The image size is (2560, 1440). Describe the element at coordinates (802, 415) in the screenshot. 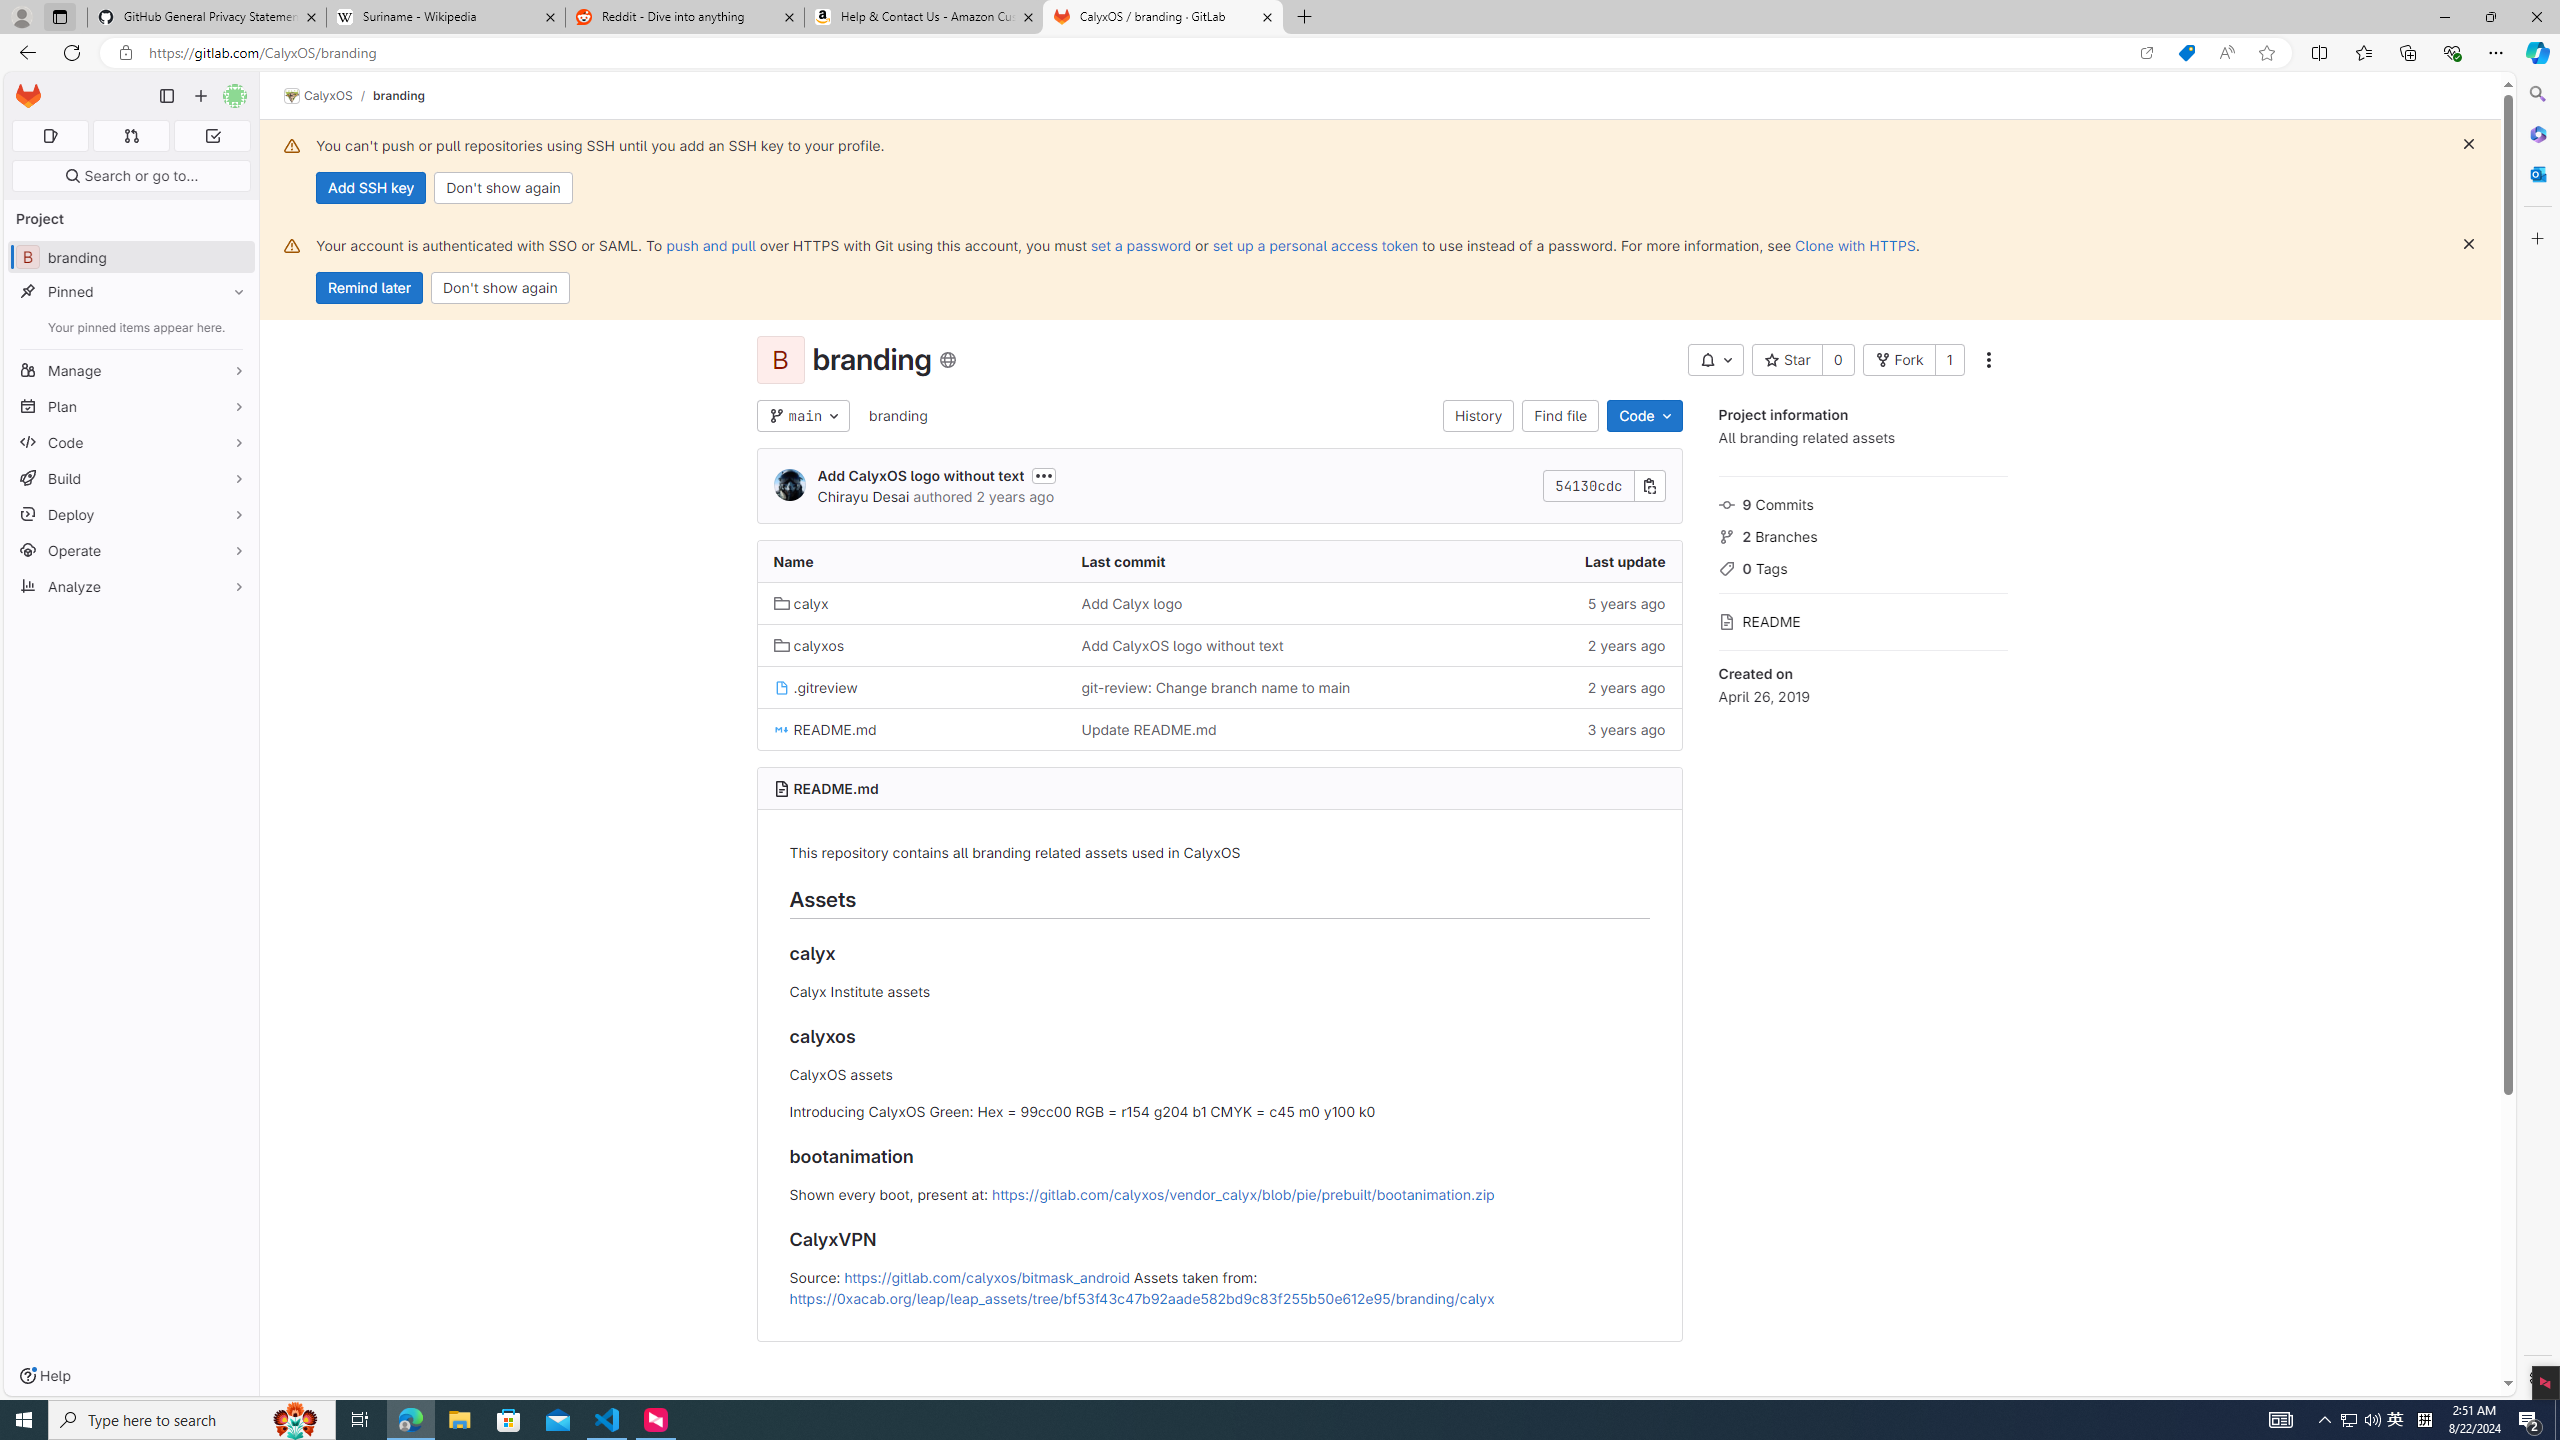

I see `'main'` at that location.